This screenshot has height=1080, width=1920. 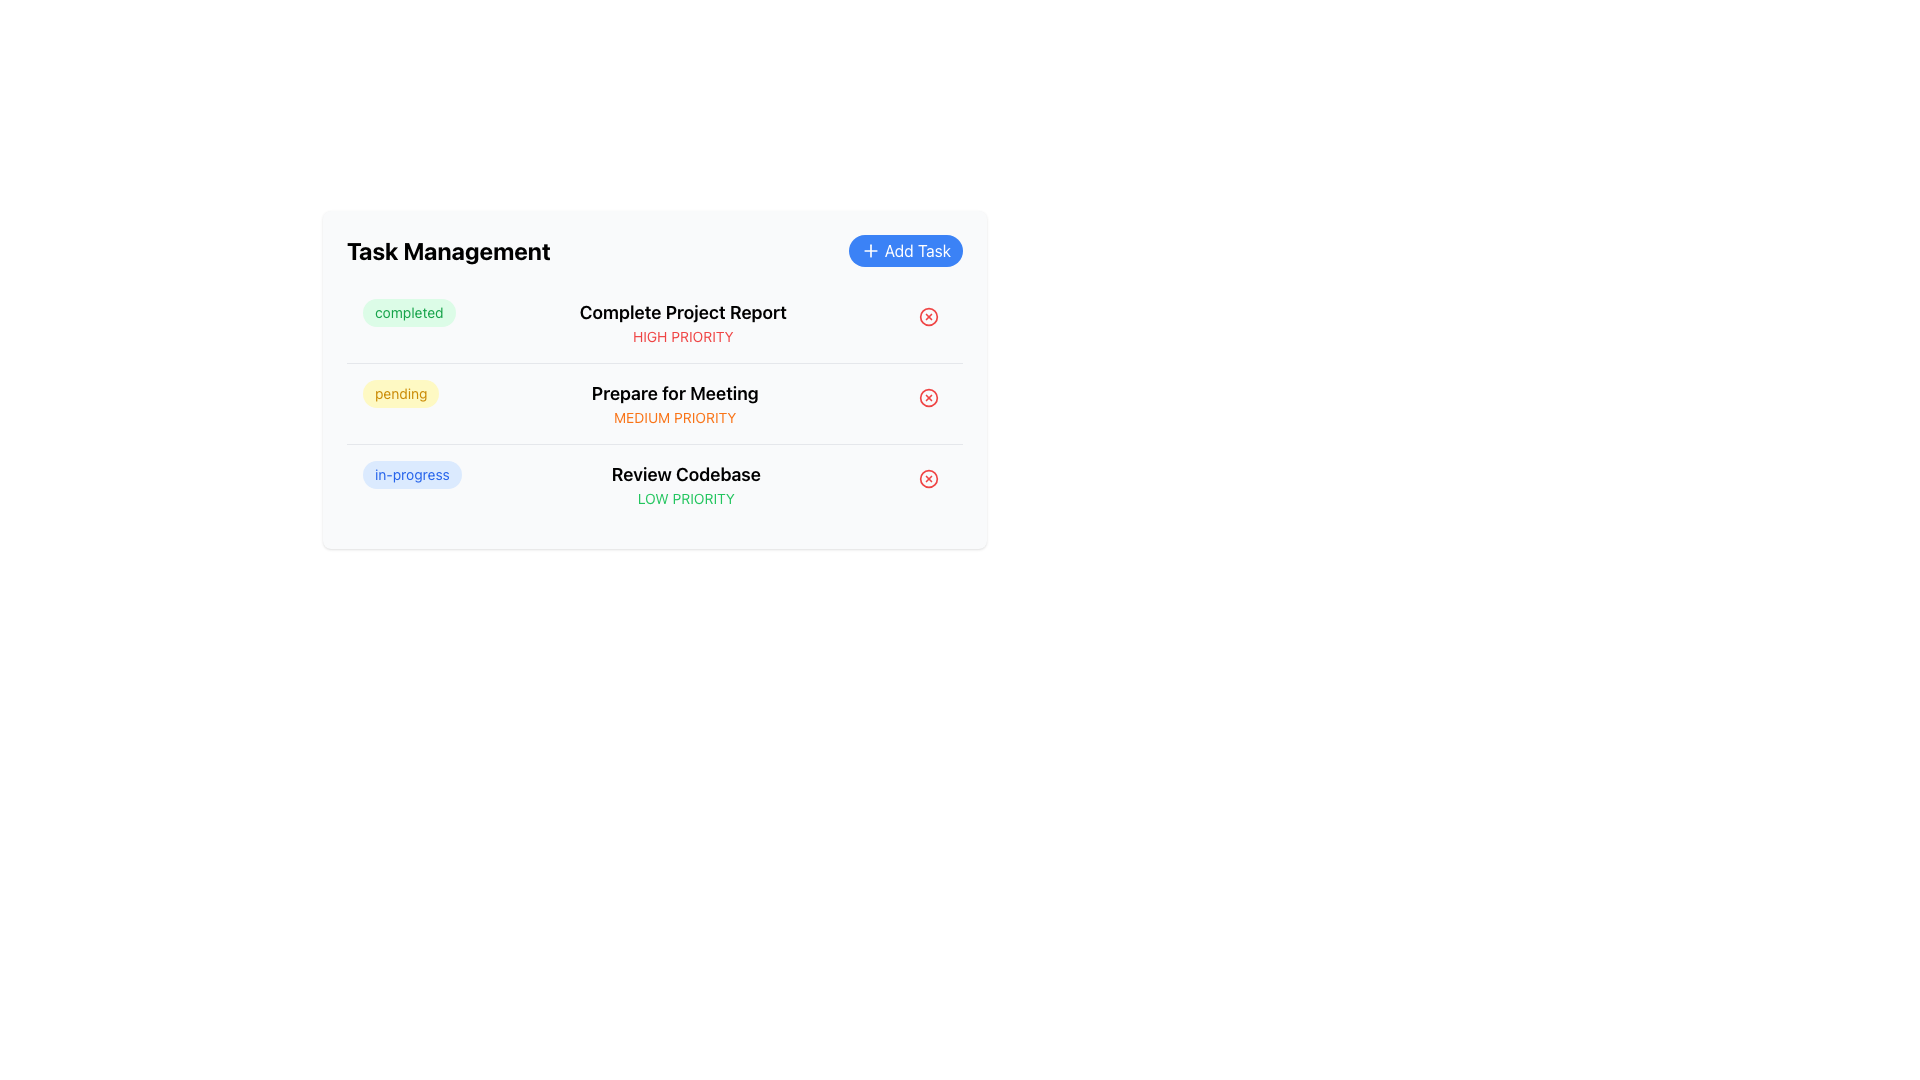 I want to click on the completion status label indicating the task's current state for 'Complete Project Report' with 'HIGH PRIORITY', so click(x=408, y=312).